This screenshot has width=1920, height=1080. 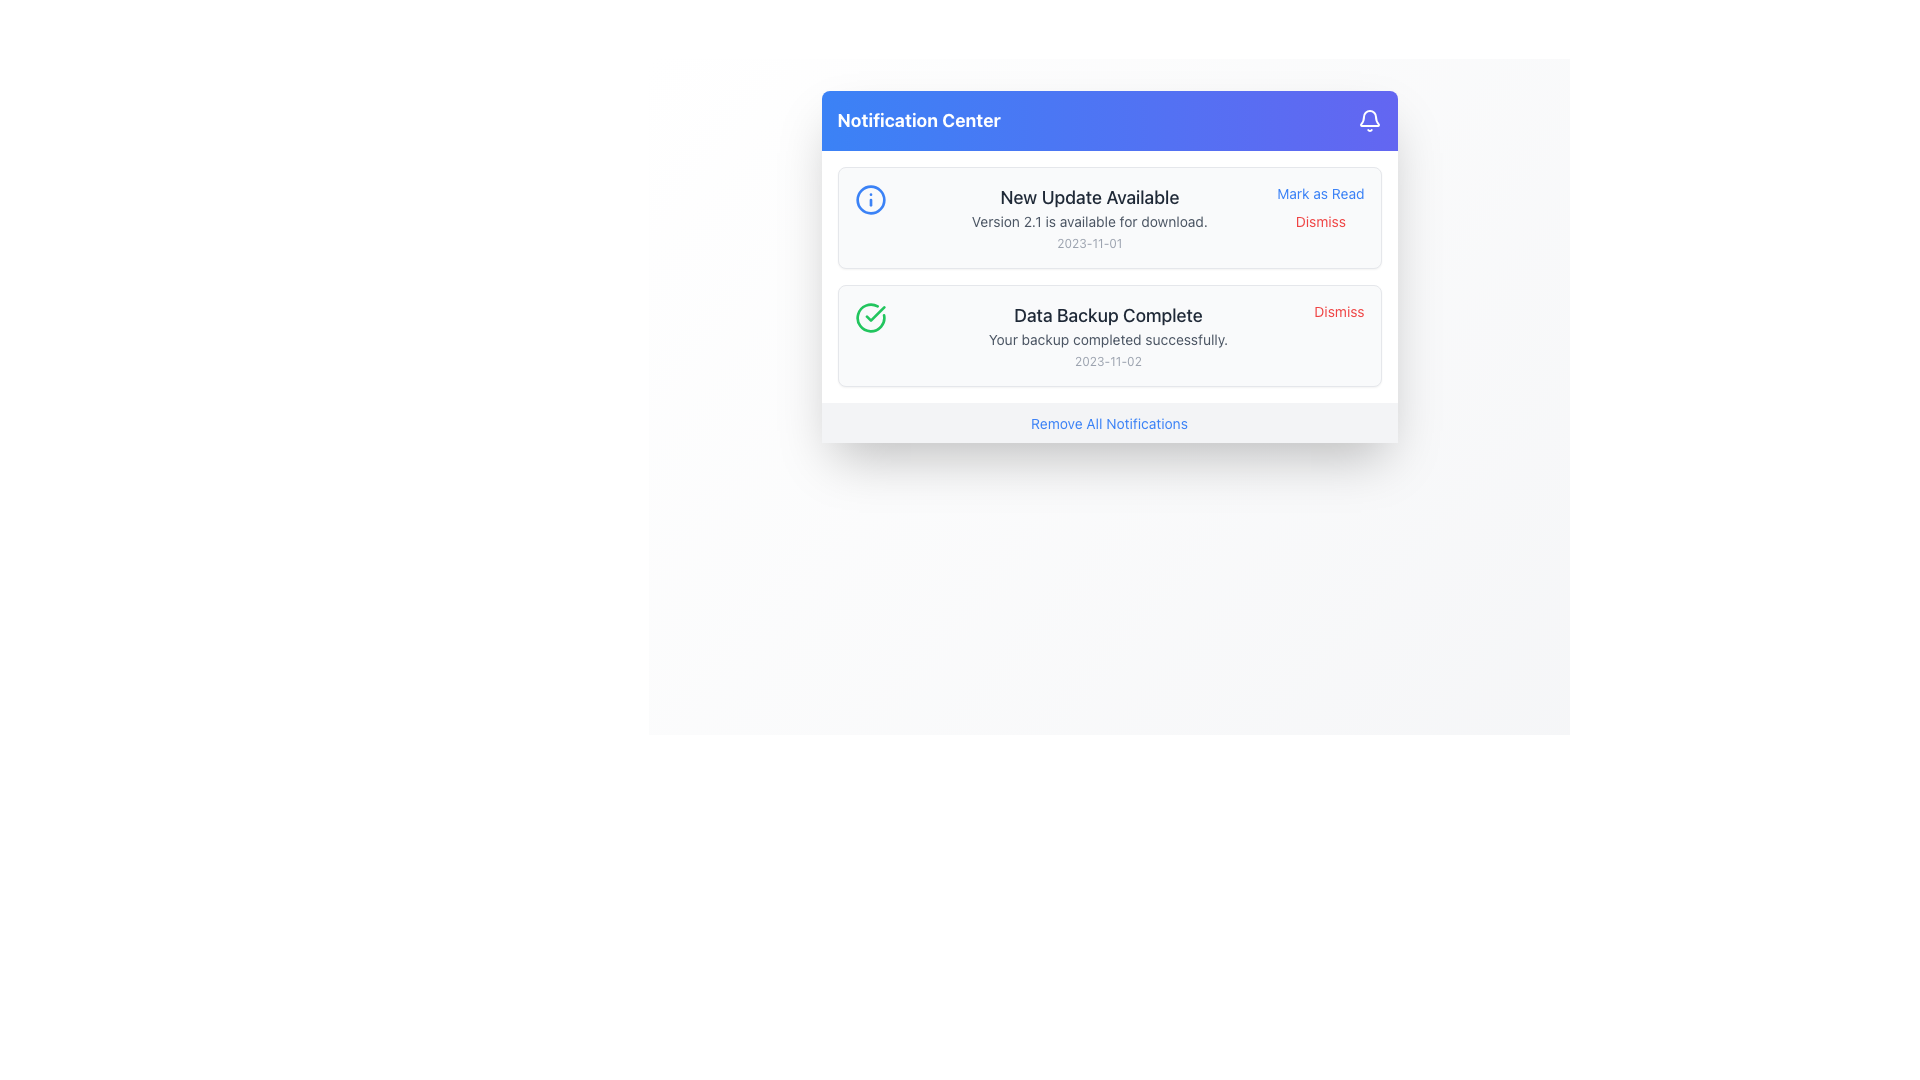 I want to click on the 'Mark as Read' interactive text link styled in blue font, so click(x=1320, y=193).